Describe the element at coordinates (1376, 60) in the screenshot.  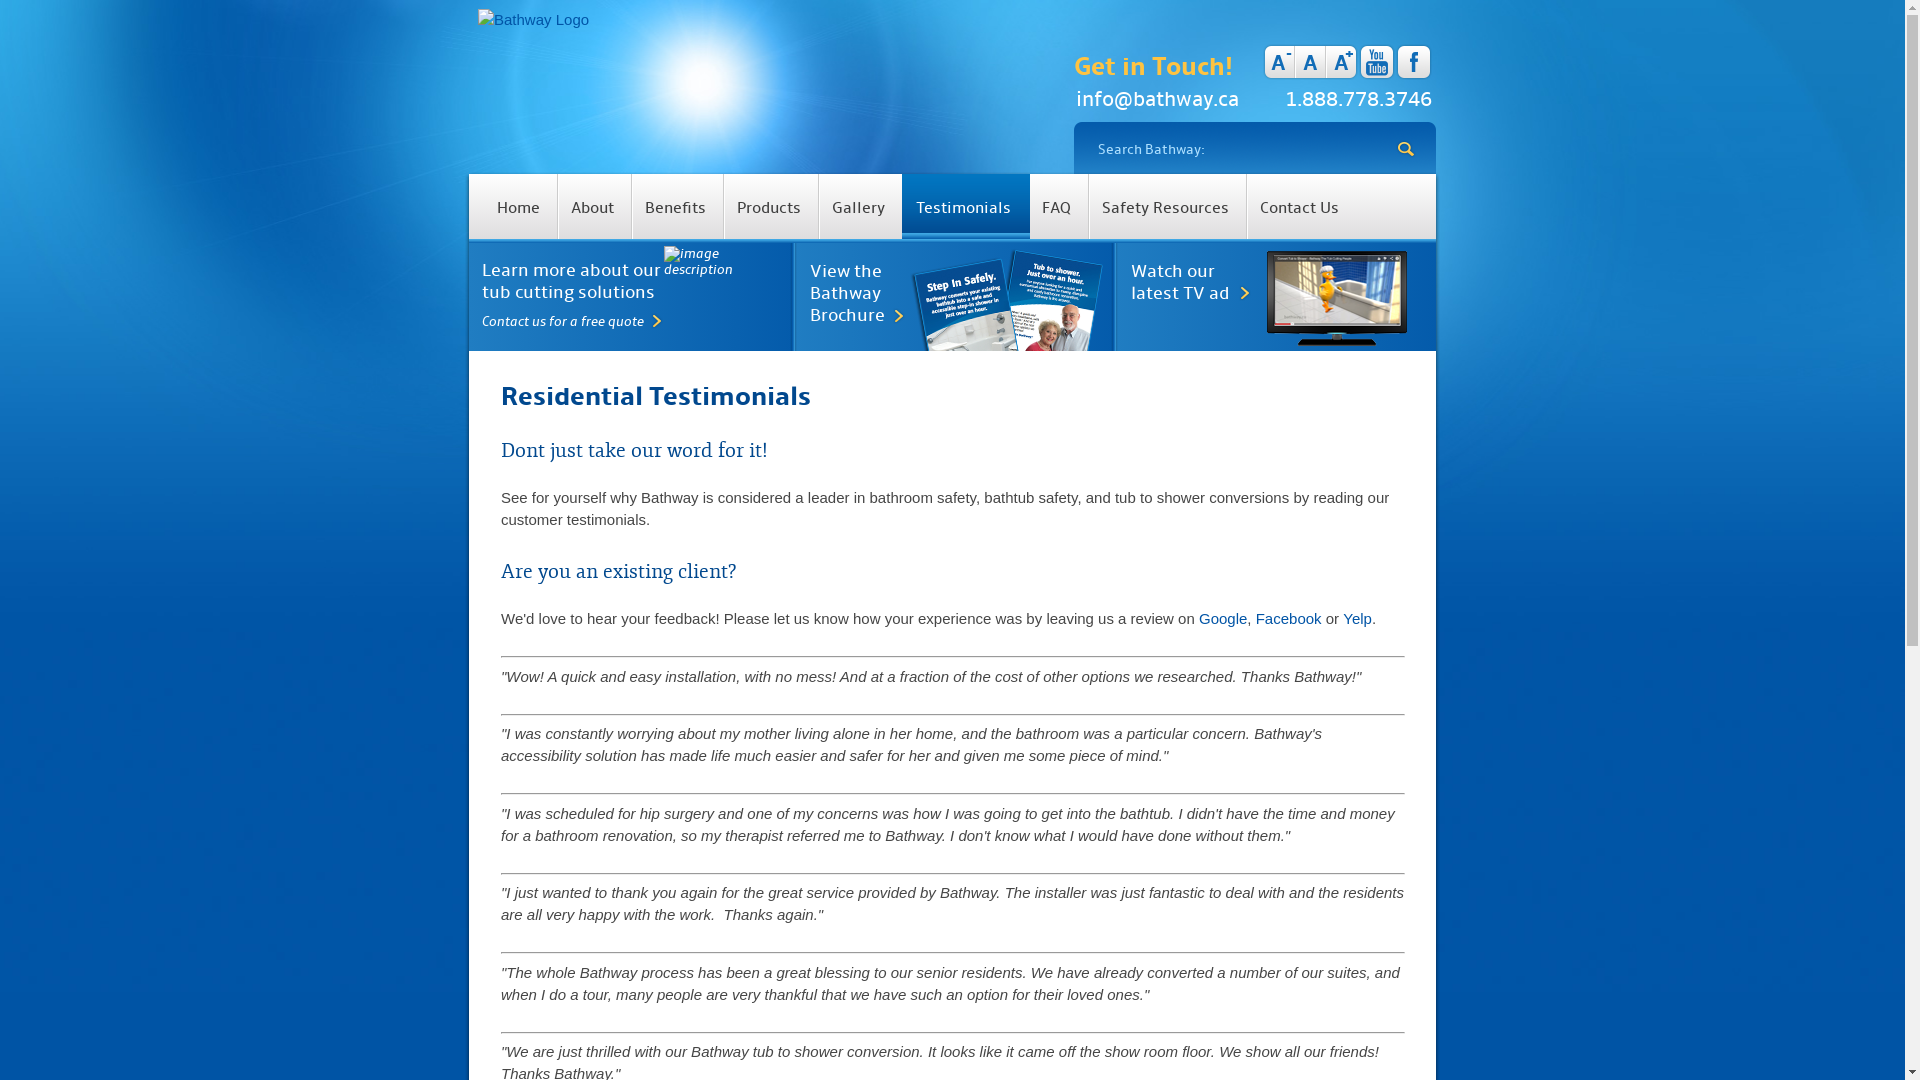
I see `'youtube'` at that location.